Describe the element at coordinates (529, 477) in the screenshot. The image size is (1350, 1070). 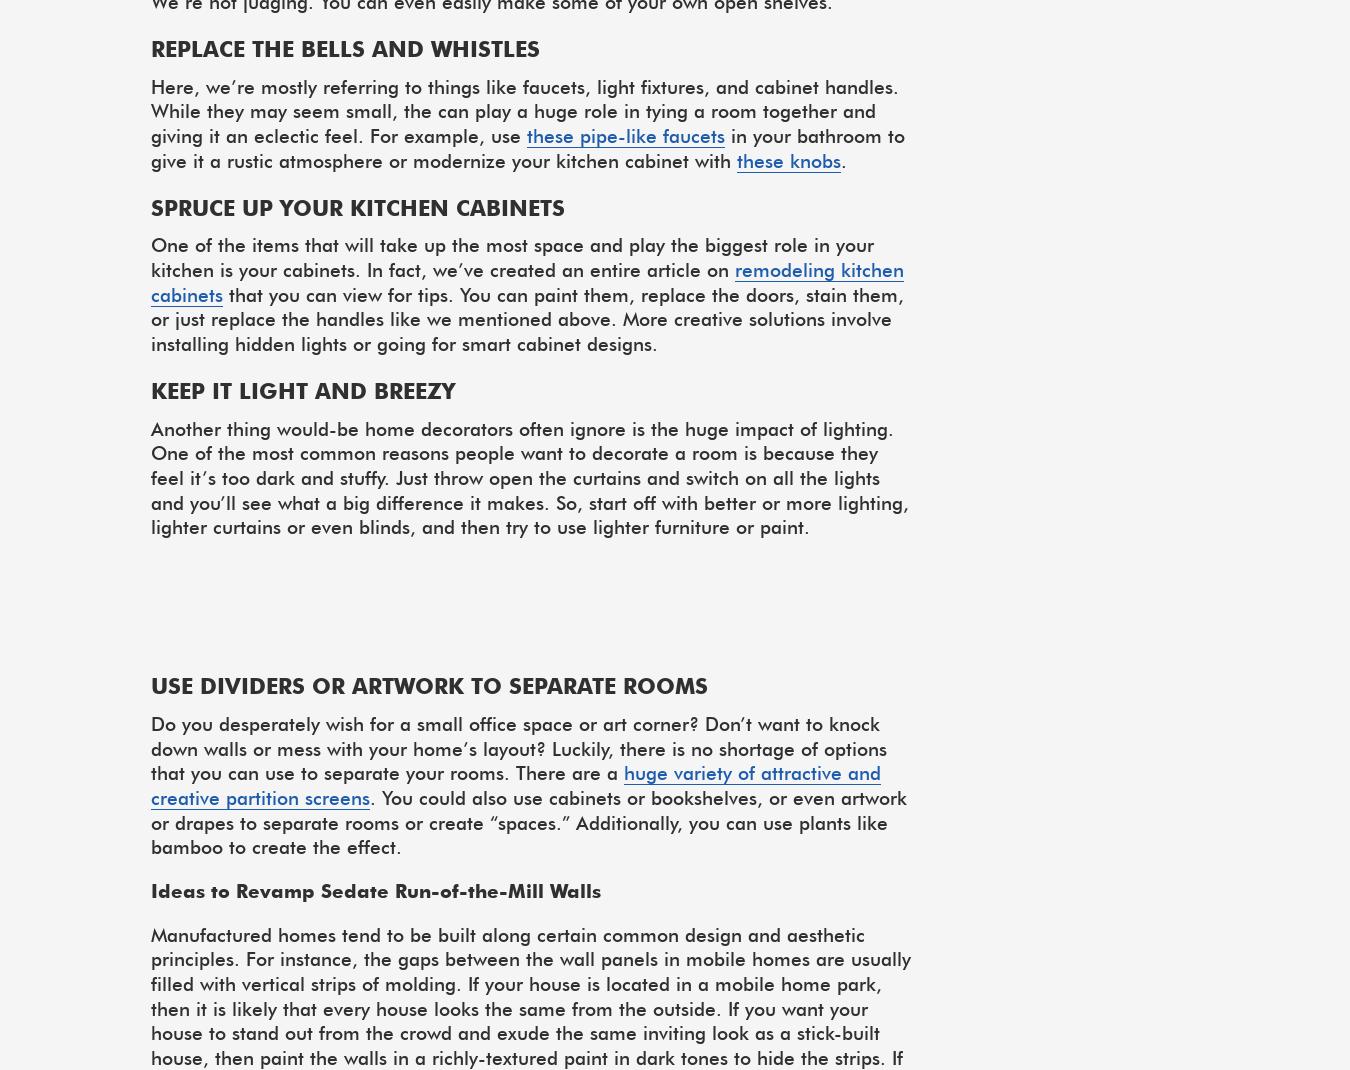
I see `'Another thing would-be home decorators often ignore is the huge impact of lighting. One of the most common reasons people want to decorate a room is because they feel it’s too dark and stuffy. Just throw open the curtains and switch on all the lights and you’ll see what a big difference it makes. So, start off with better or more lighting, lighter curtains or even blinds, and then try to use lighter furniture or paint.'` at that location.